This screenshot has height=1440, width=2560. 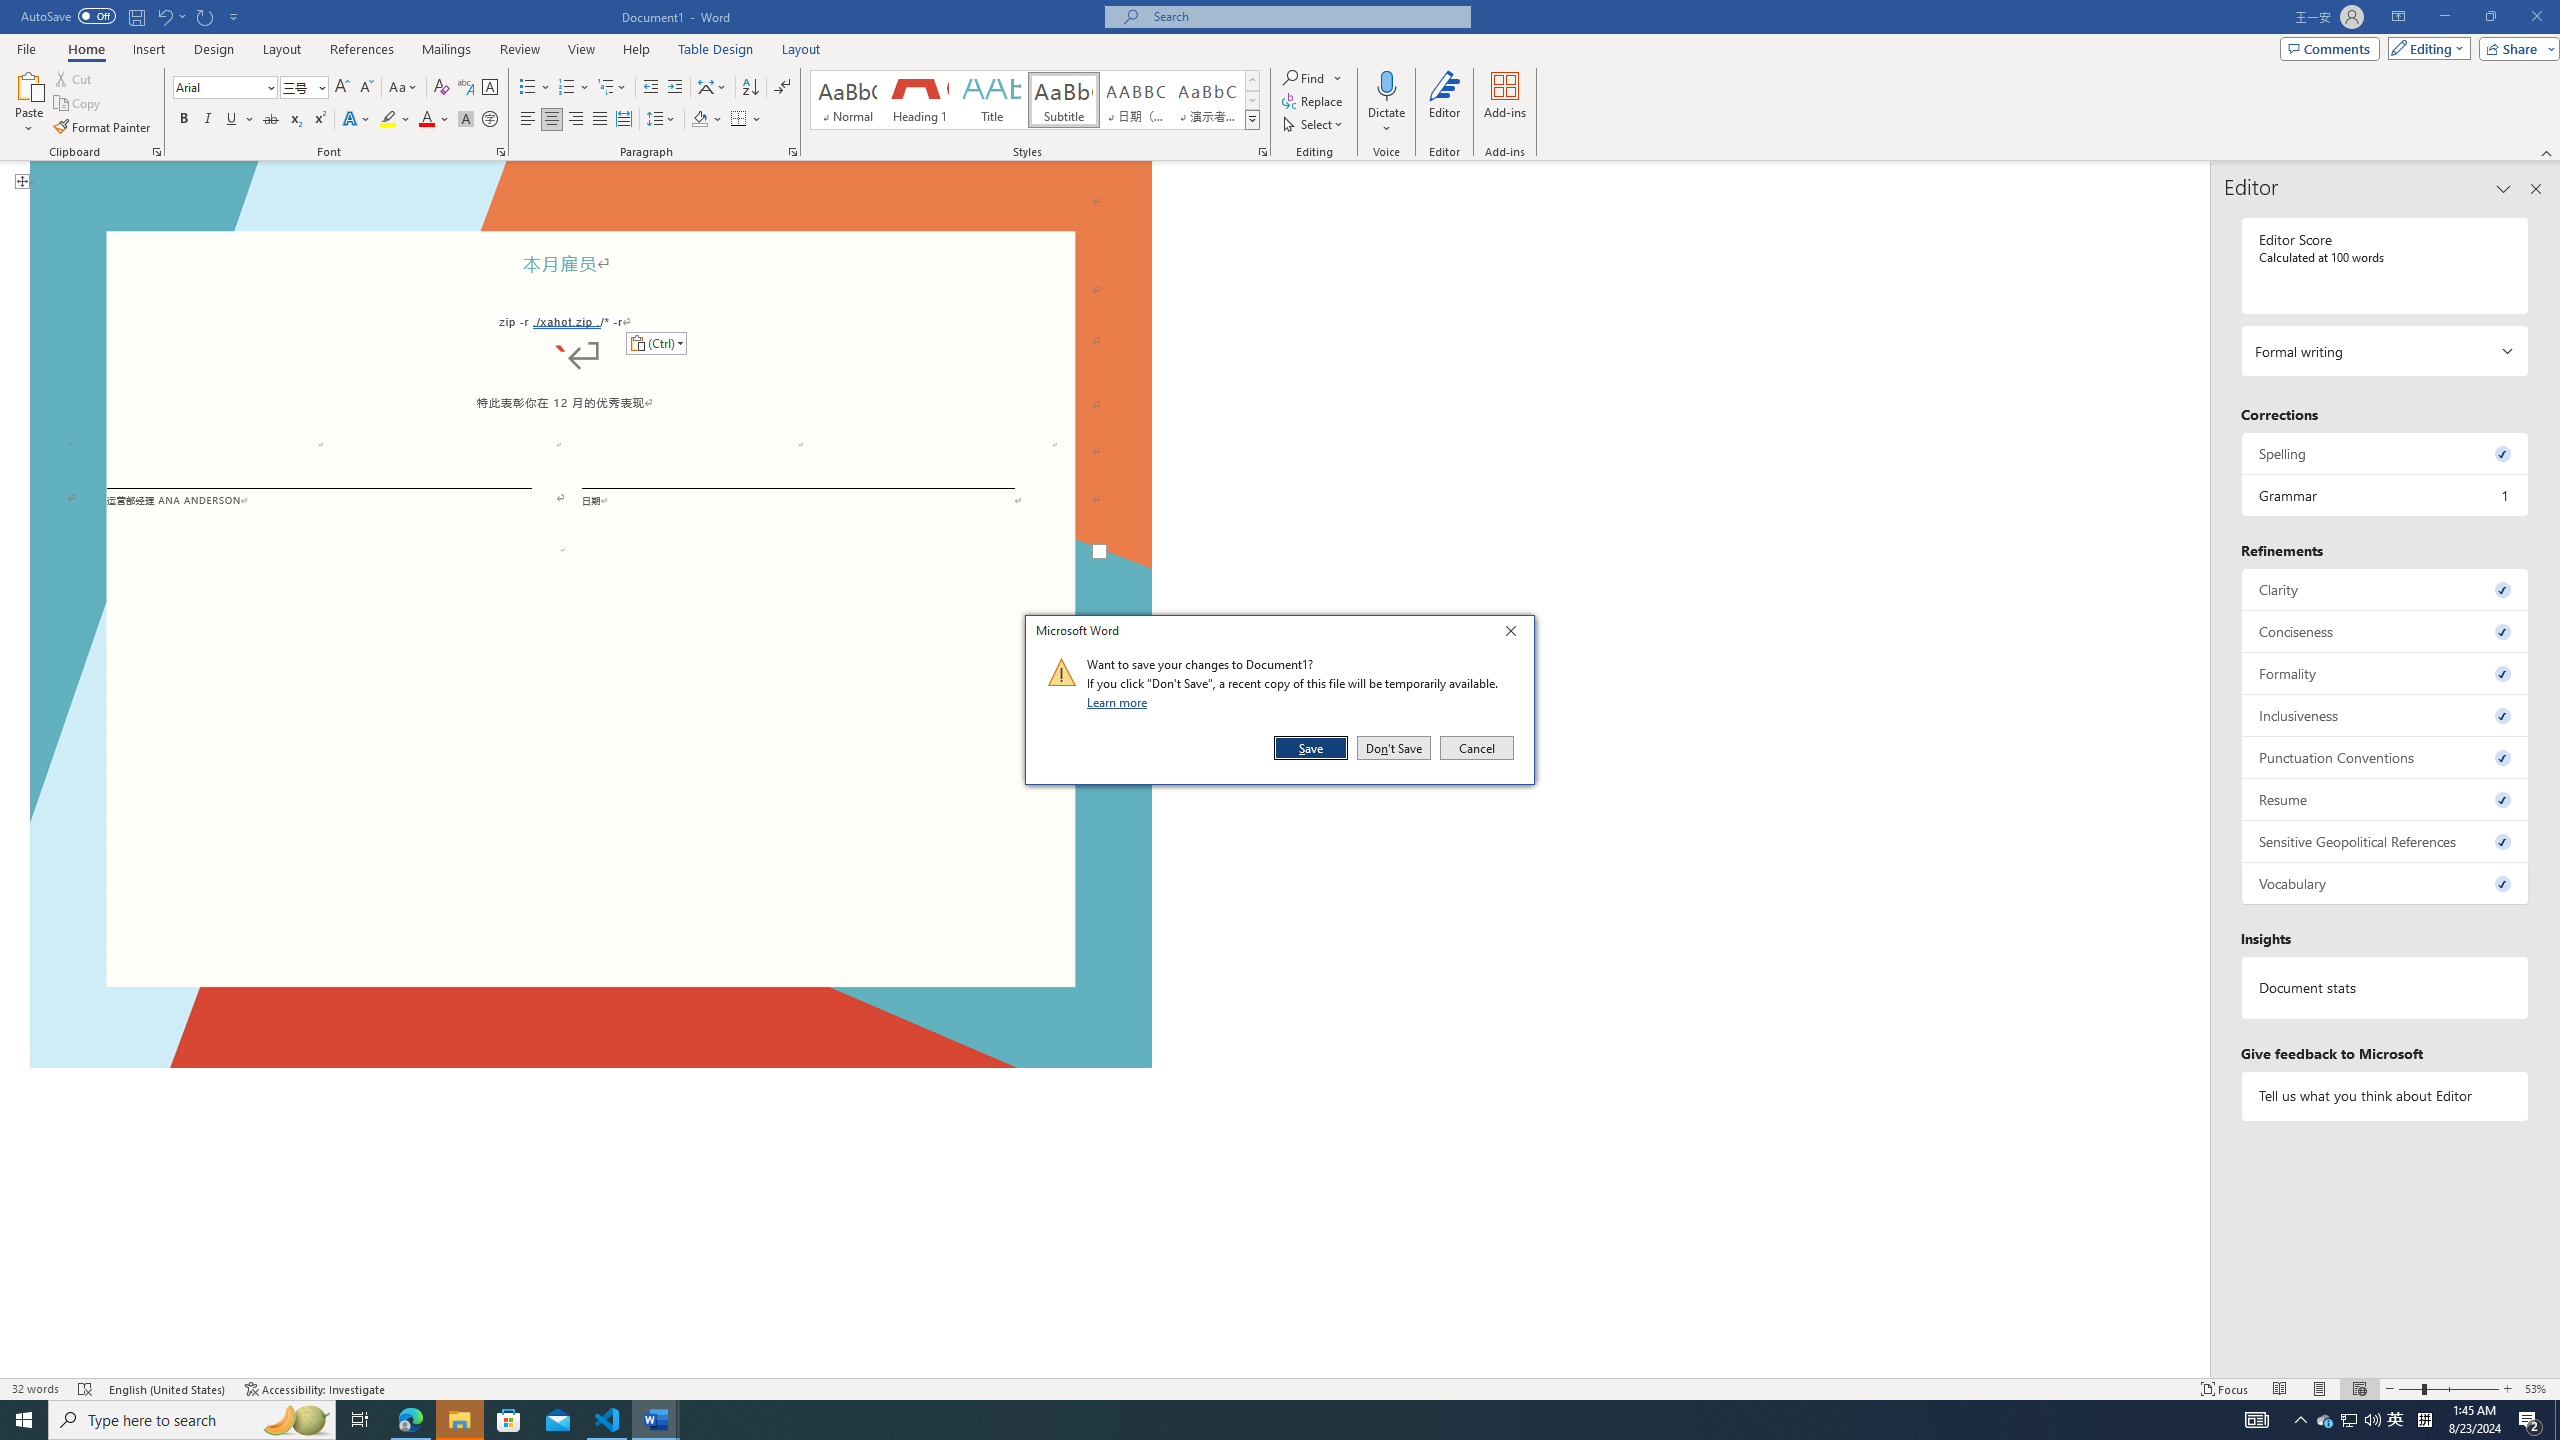 I want to click on 'Design', so click(x=215, y=49).